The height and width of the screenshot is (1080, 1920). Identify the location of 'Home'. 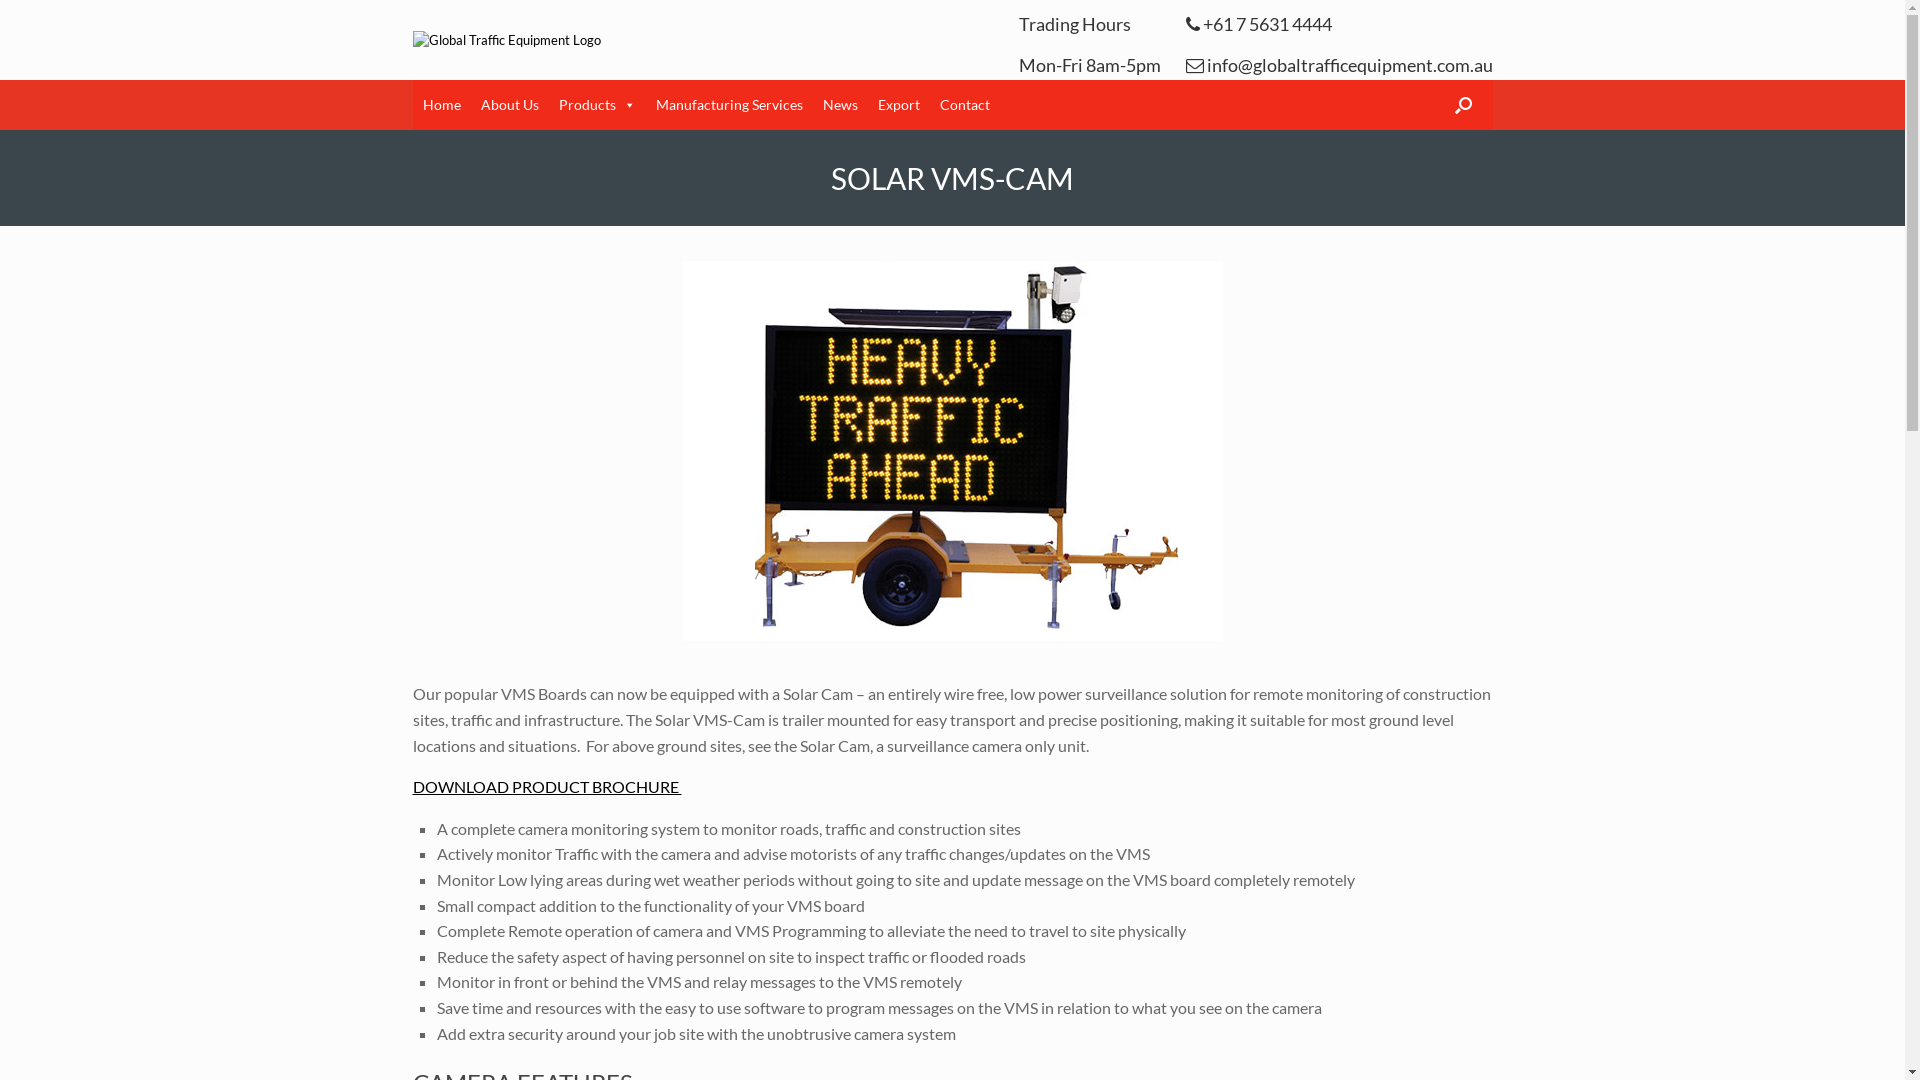
(440, 104).